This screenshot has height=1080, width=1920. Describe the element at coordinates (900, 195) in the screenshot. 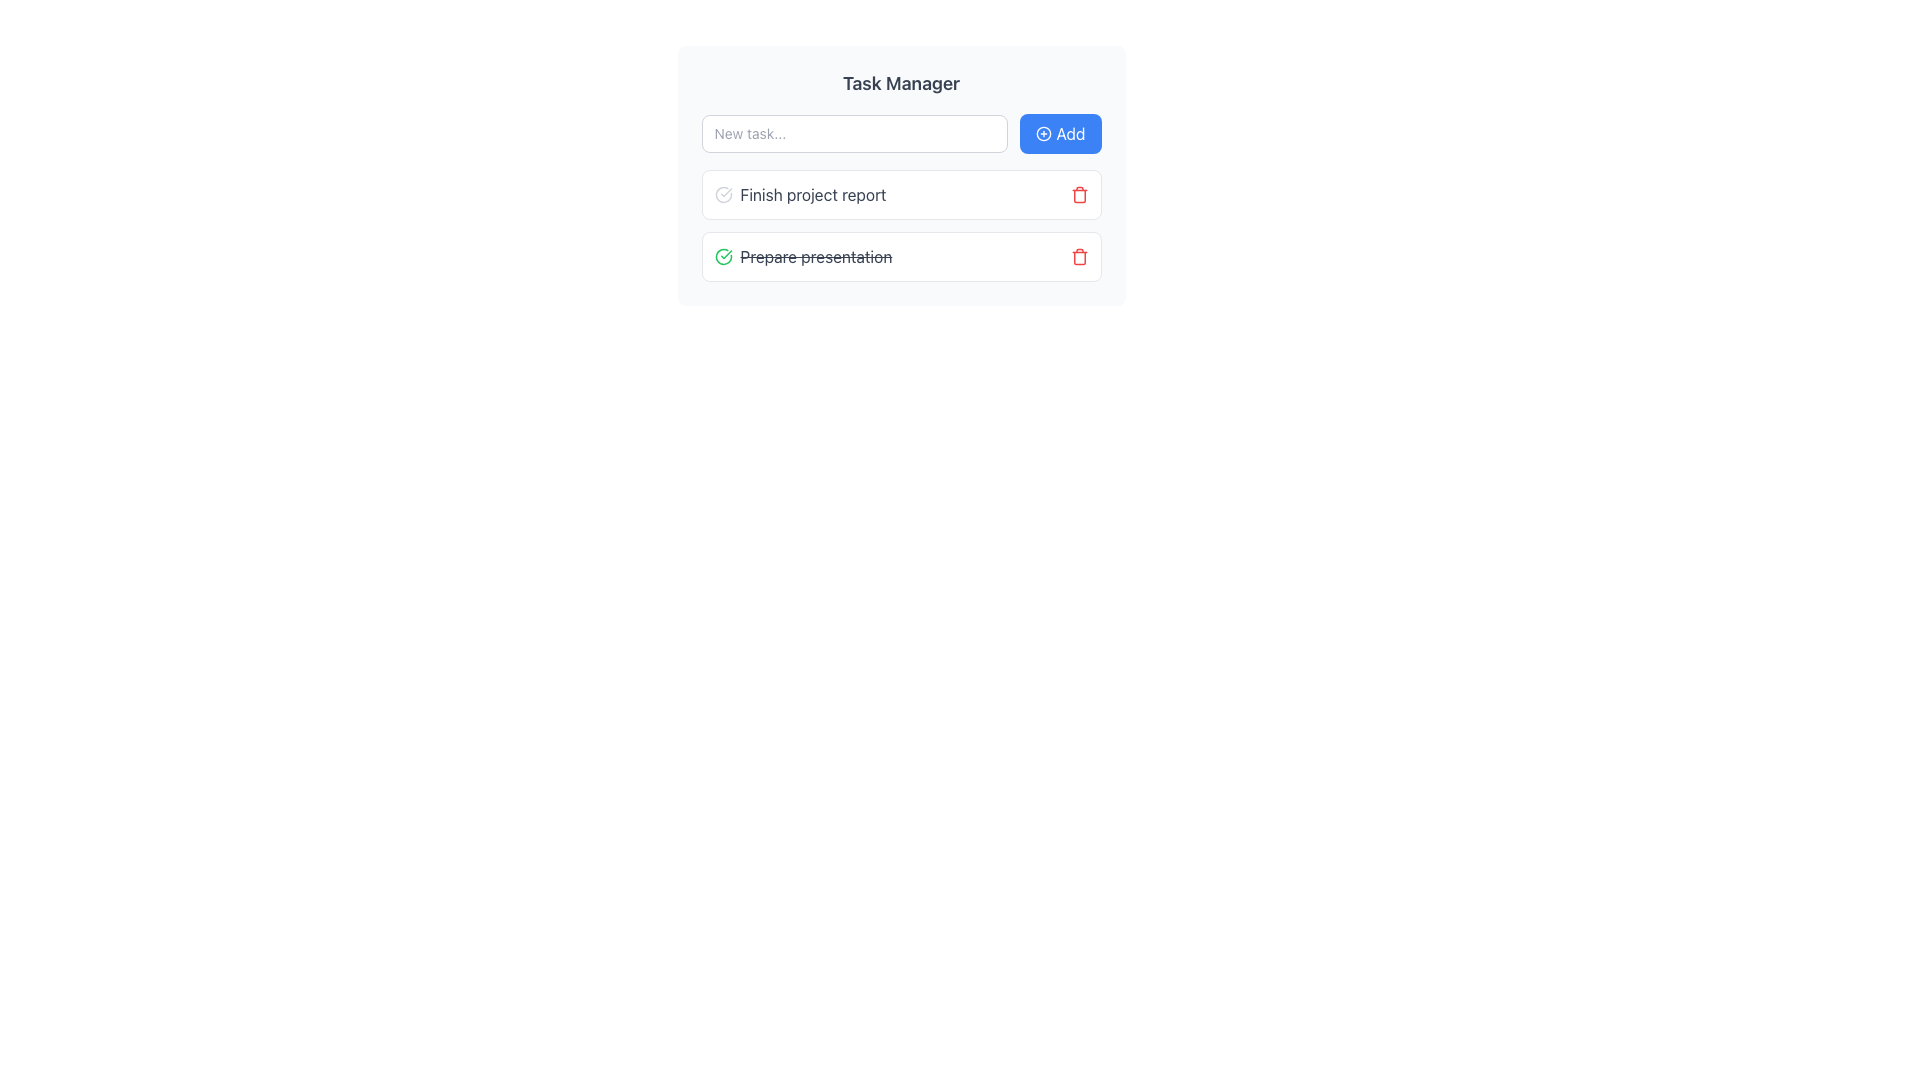

I see `the first task item in the task list under 'Task Manager'` at that location.